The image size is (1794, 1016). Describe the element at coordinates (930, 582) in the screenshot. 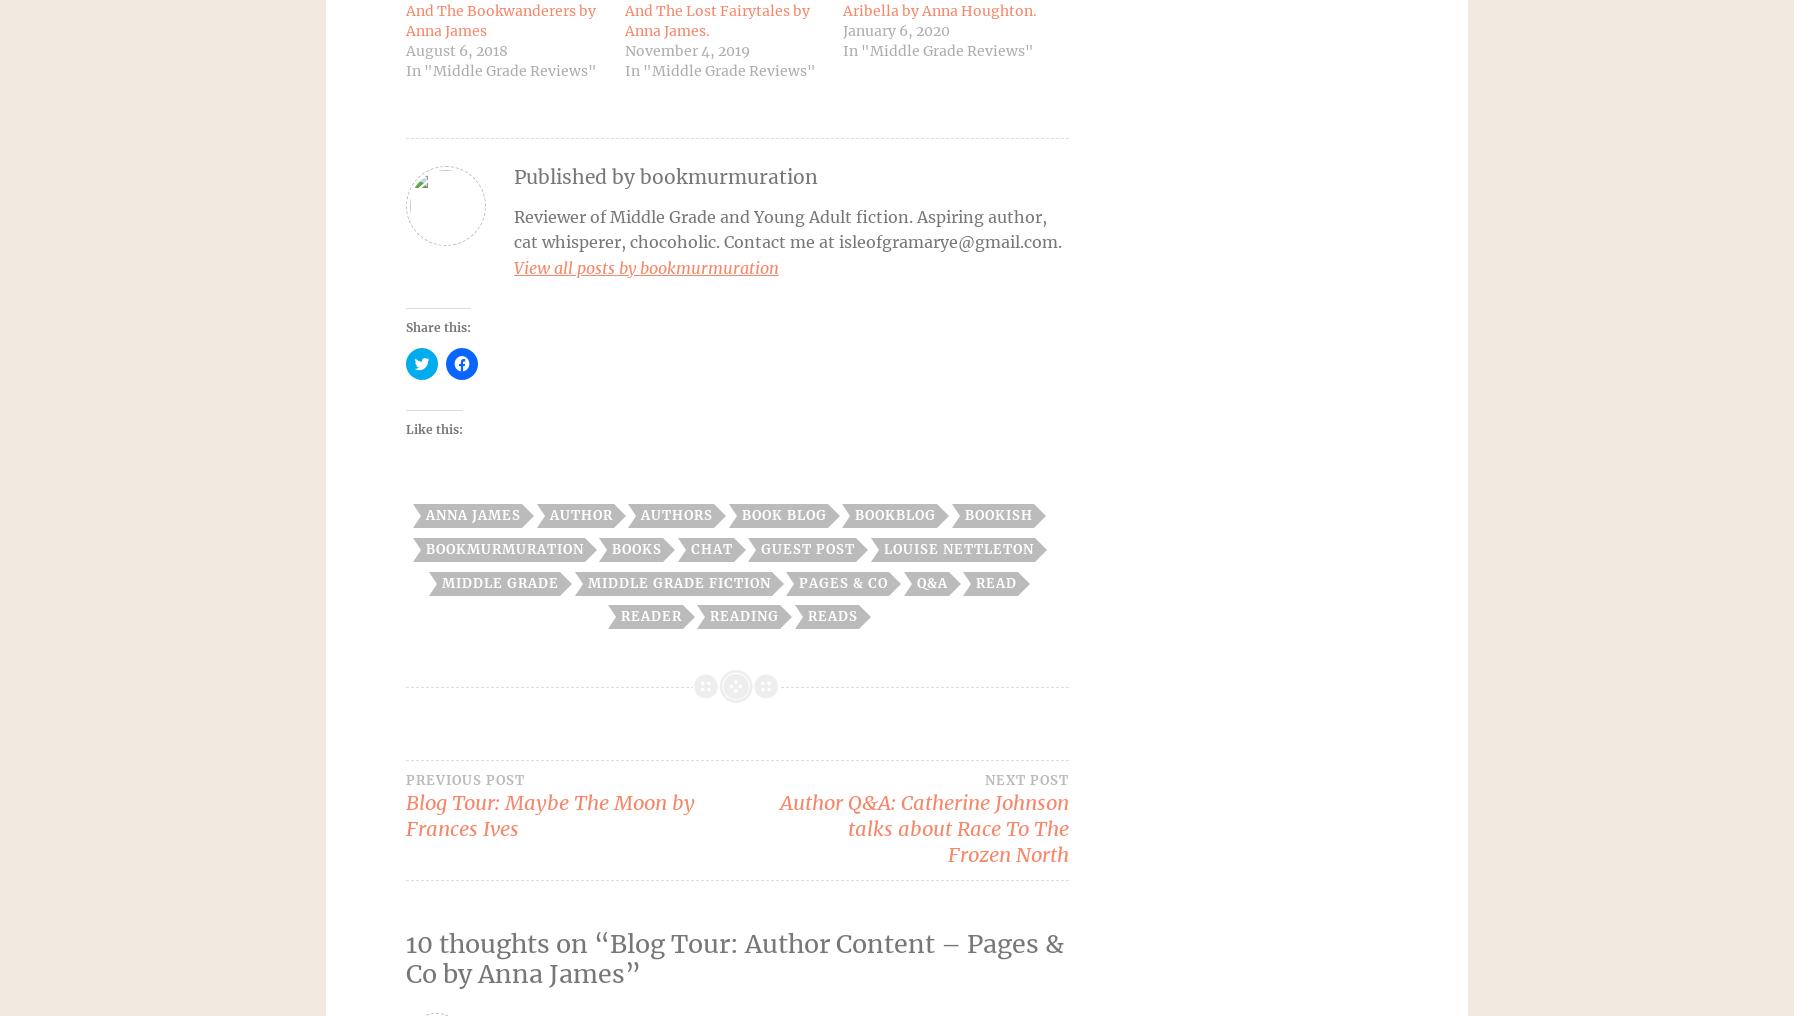

I see `'Q&A'` at that location.